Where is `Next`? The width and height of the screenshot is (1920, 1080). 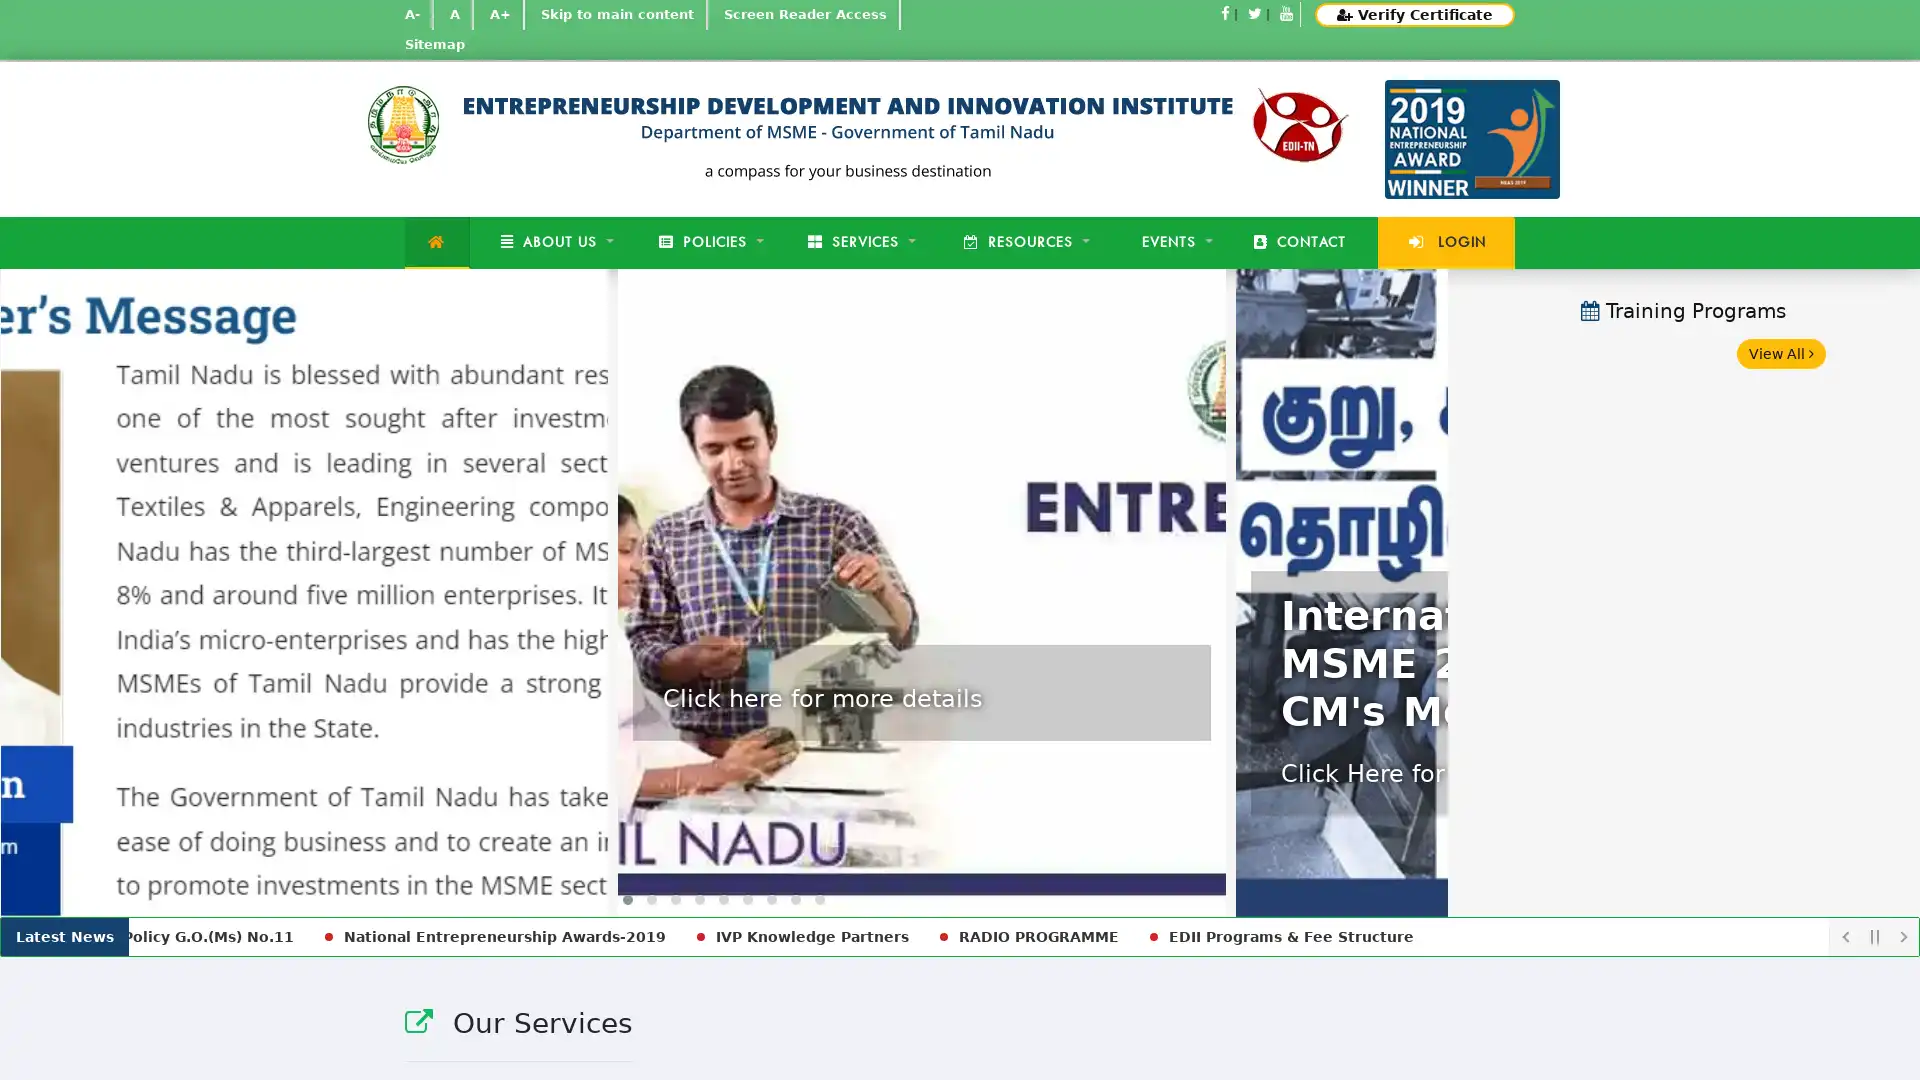
Next is located at coordinates (1405, 571).